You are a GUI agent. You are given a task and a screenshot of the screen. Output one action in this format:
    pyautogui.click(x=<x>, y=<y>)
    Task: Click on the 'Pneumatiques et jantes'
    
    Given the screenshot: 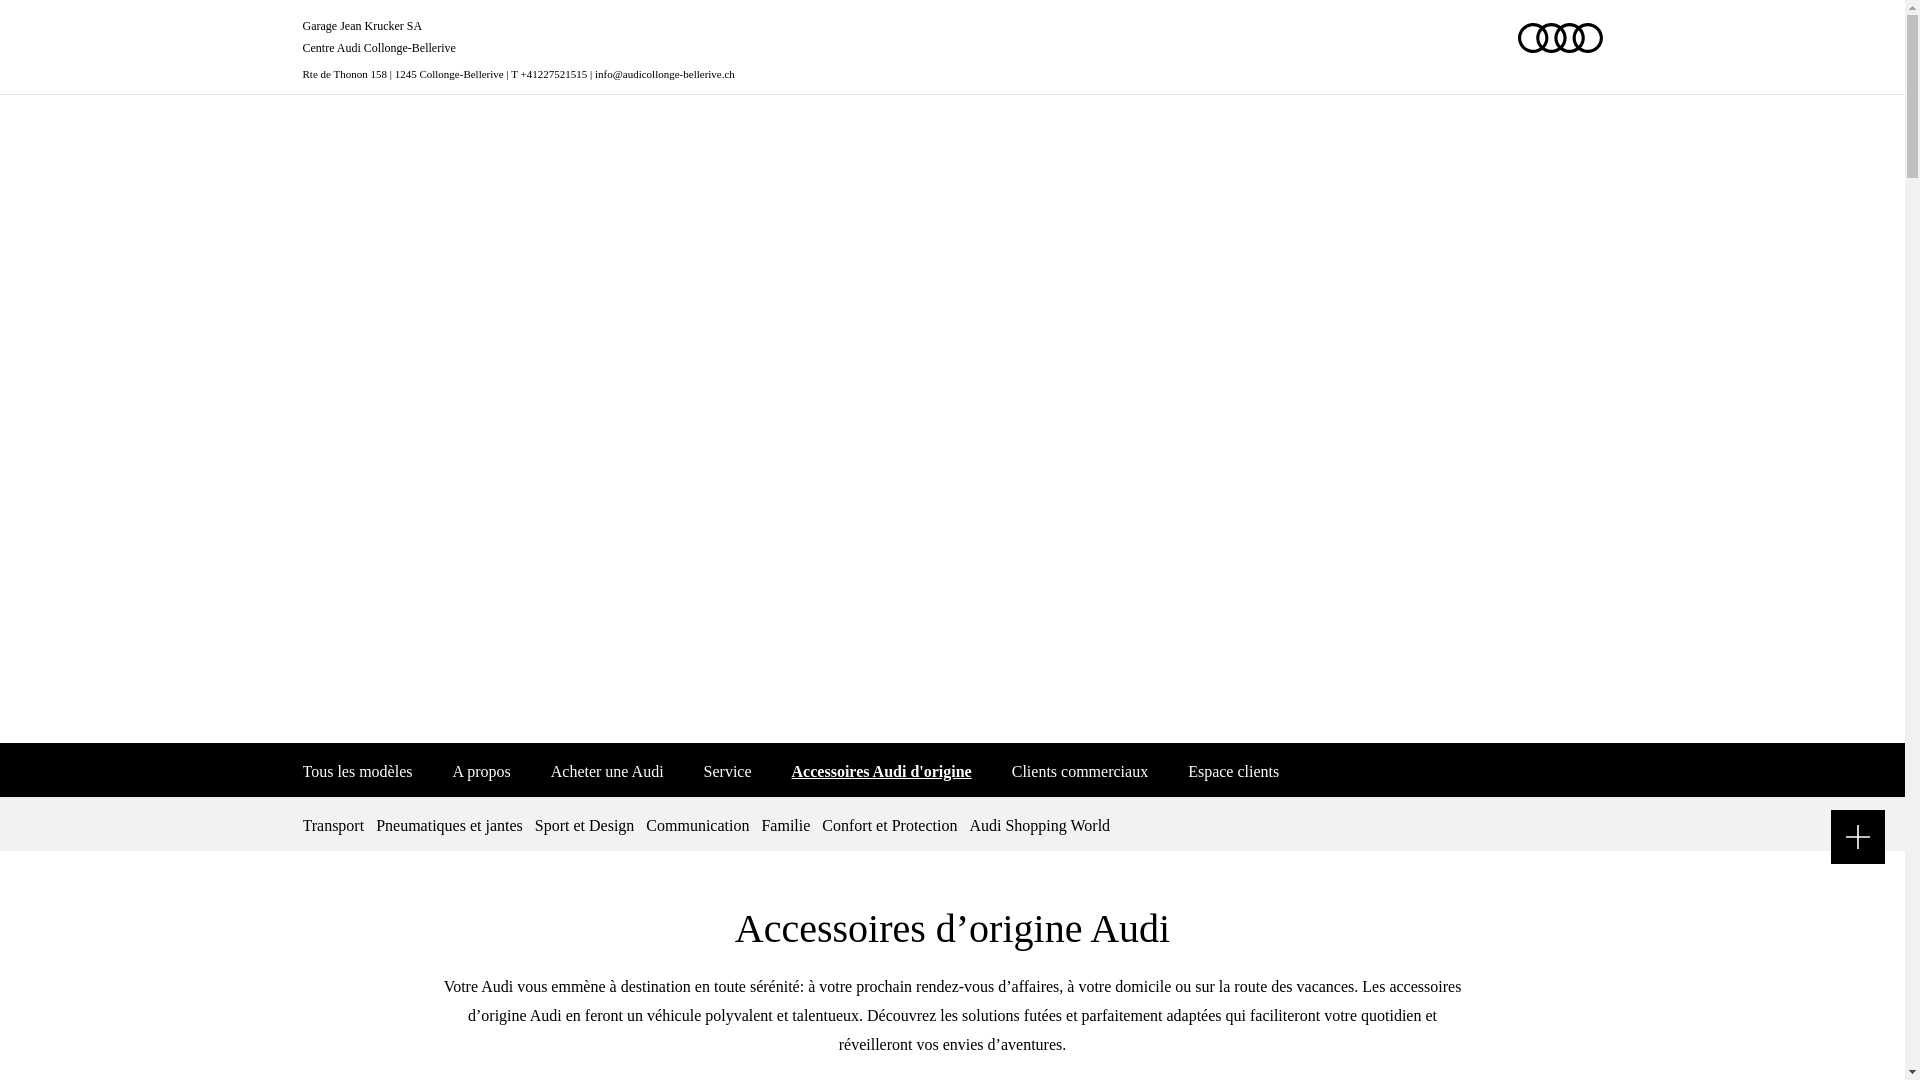 What is the action you would take?
    pyautogui.click(x=369, y=824)
    